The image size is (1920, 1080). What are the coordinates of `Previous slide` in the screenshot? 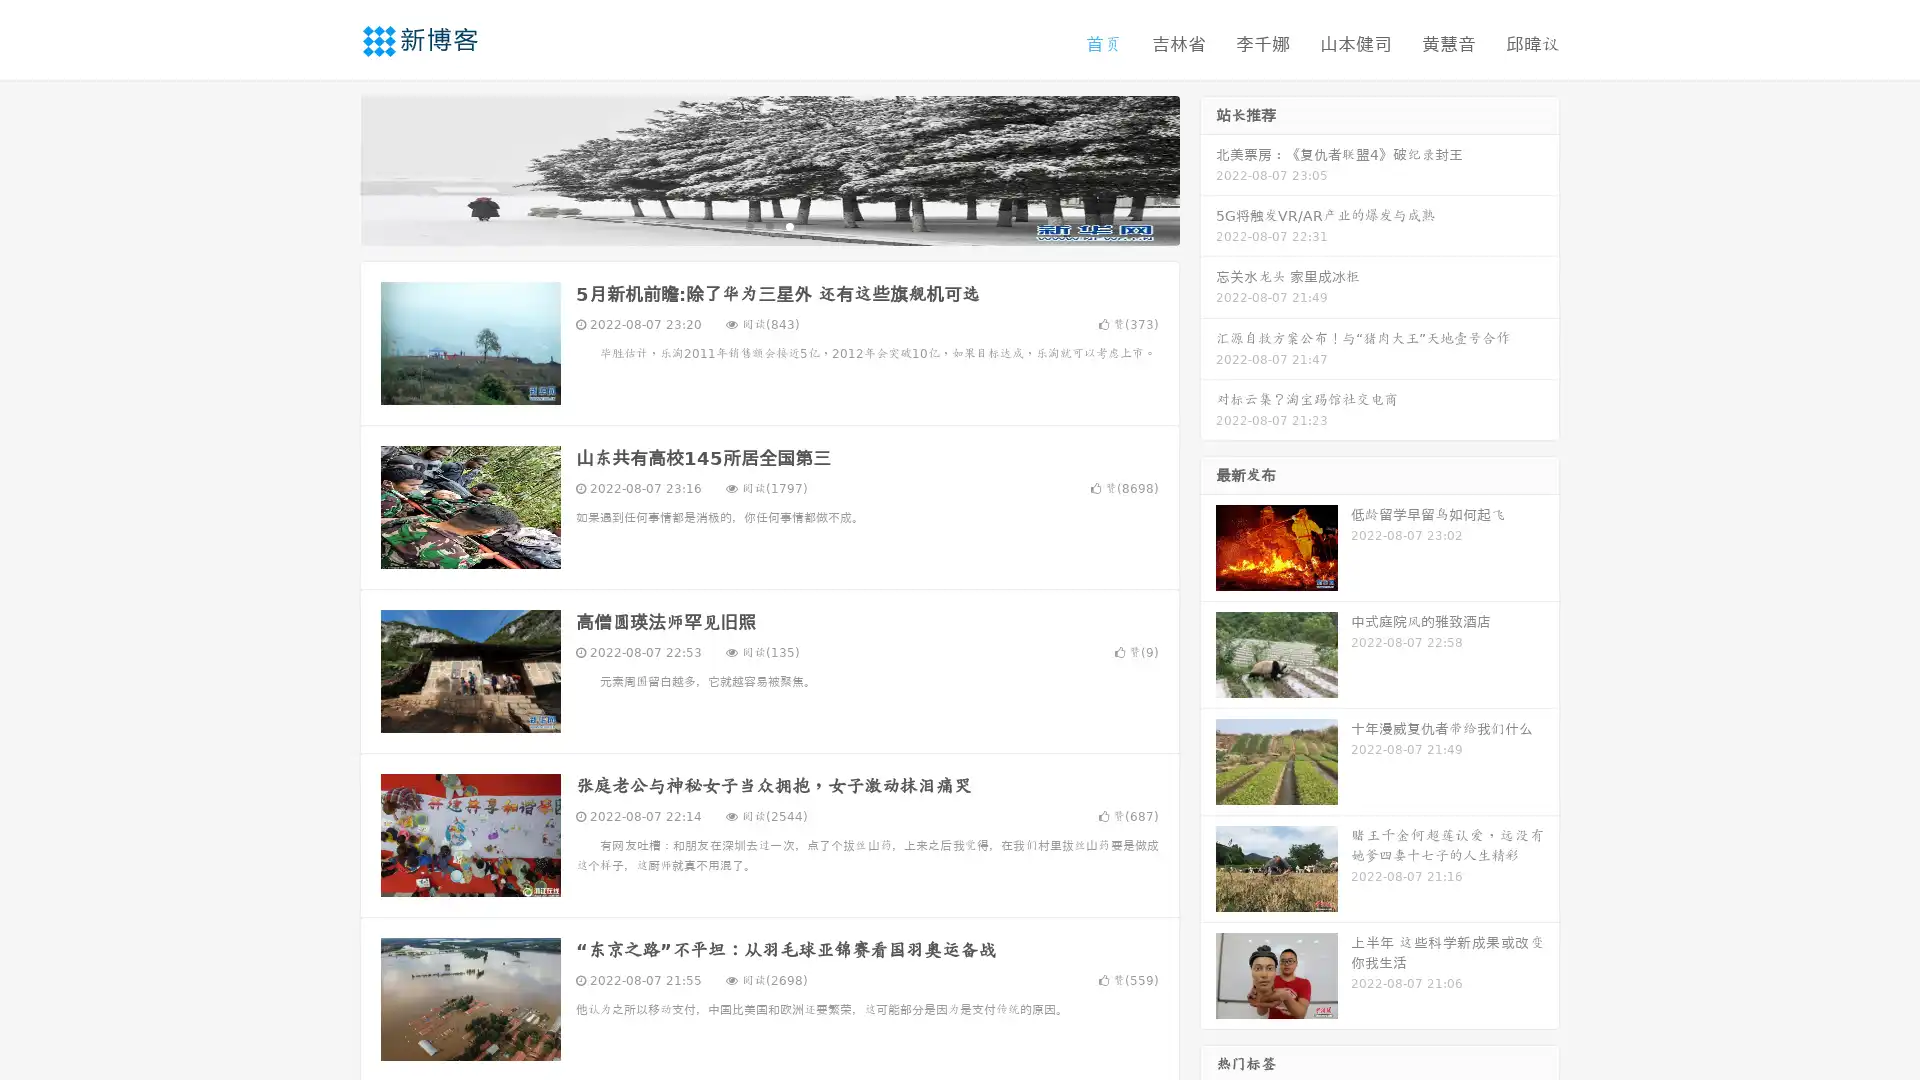 It's located at (330, 168).